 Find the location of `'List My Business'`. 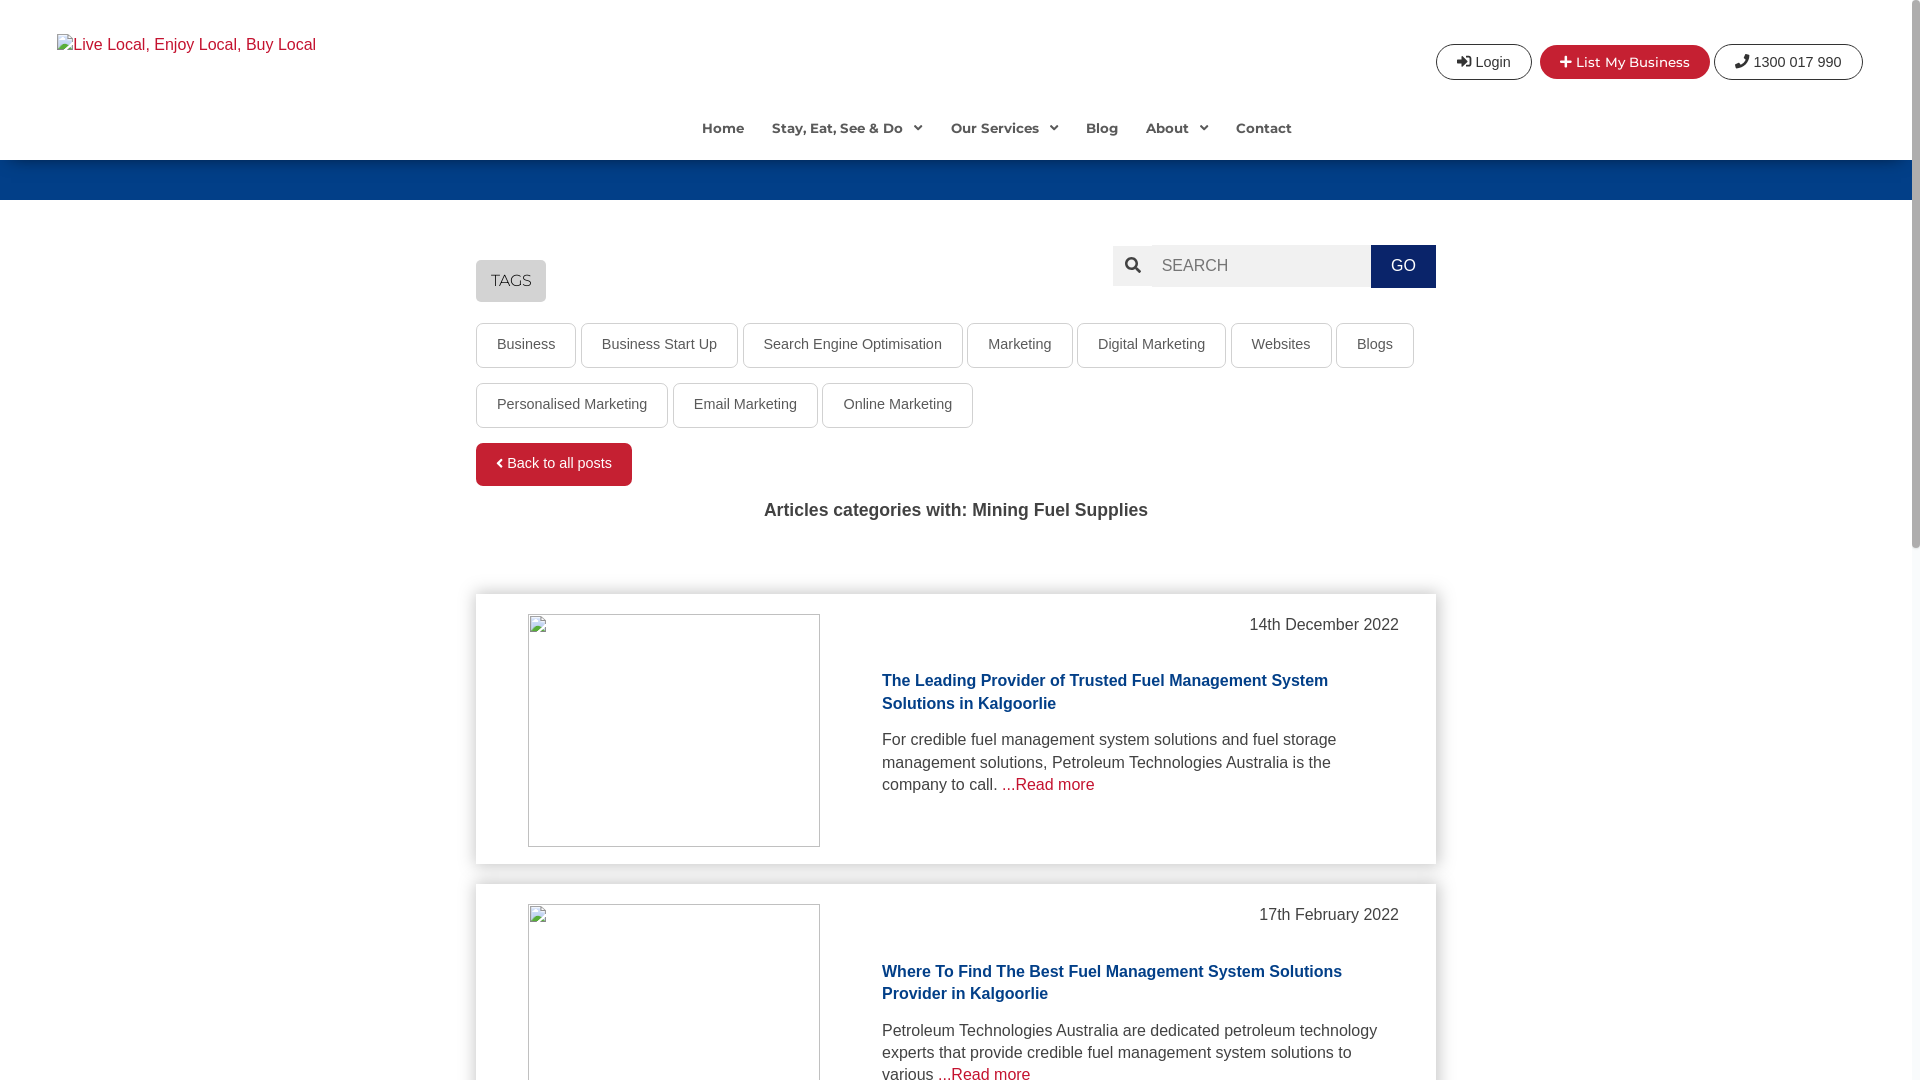

'List My Business' is located at coordinates (1539, 60).